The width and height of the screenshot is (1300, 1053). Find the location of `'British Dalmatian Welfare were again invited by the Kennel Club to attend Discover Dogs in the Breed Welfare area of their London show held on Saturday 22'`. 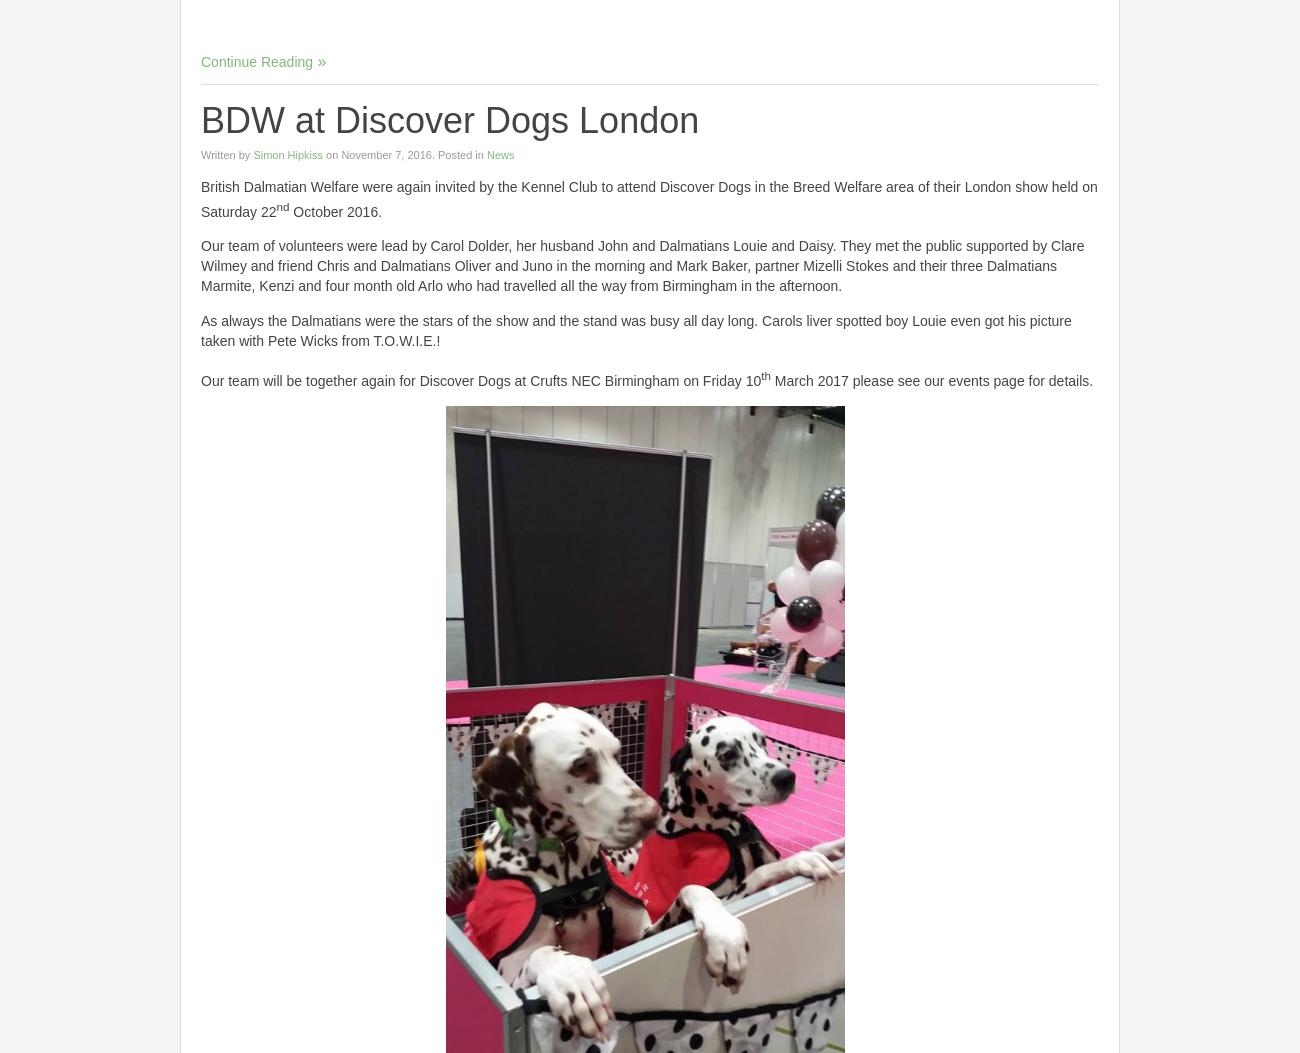

'British Dalmatian Welfare were again invited by the Kennel Club to attend Discover Dogs in the Breed Welfare area of their London show held on Saturday 22' is located at coordinates (648, 198).